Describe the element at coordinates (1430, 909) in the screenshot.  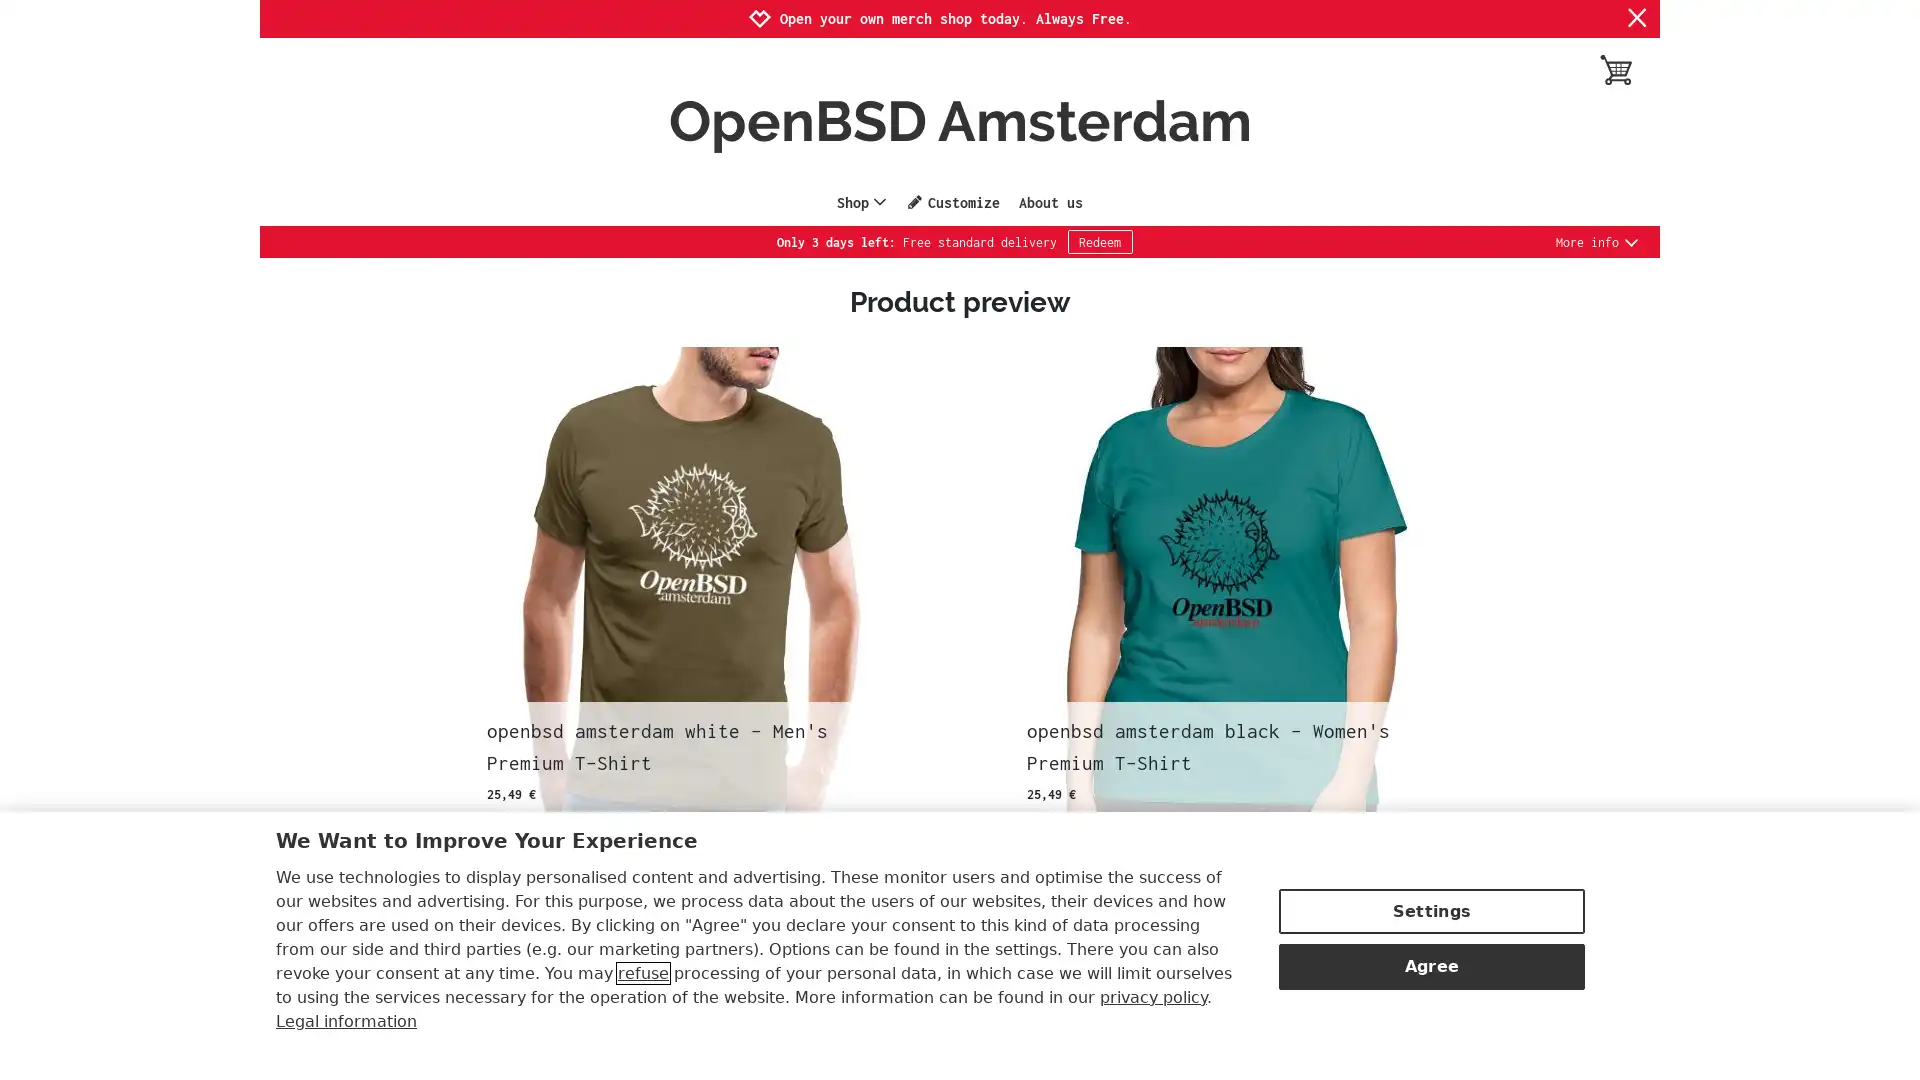
I see `Settings` at that location.